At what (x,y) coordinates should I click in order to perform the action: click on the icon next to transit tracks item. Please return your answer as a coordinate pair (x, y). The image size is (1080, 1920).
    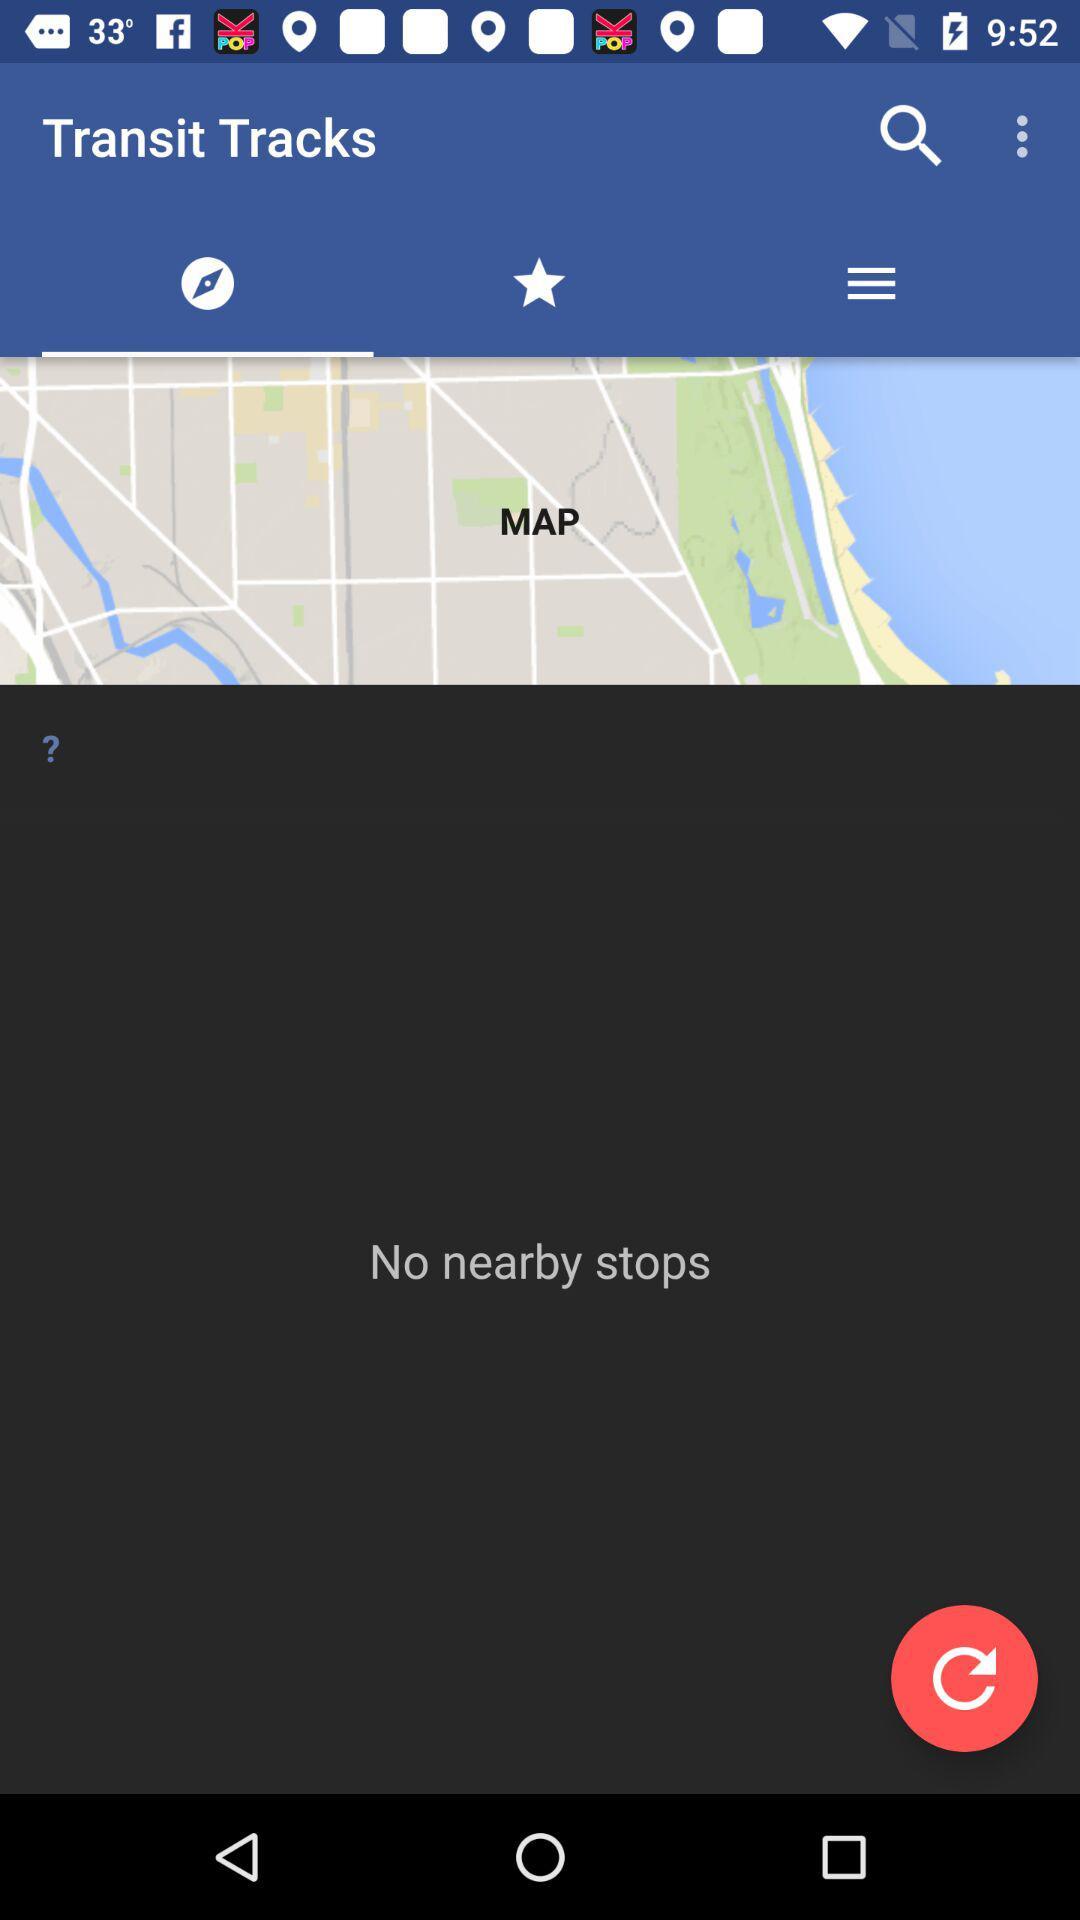
    Looking at the image, I should click on (911, 135).